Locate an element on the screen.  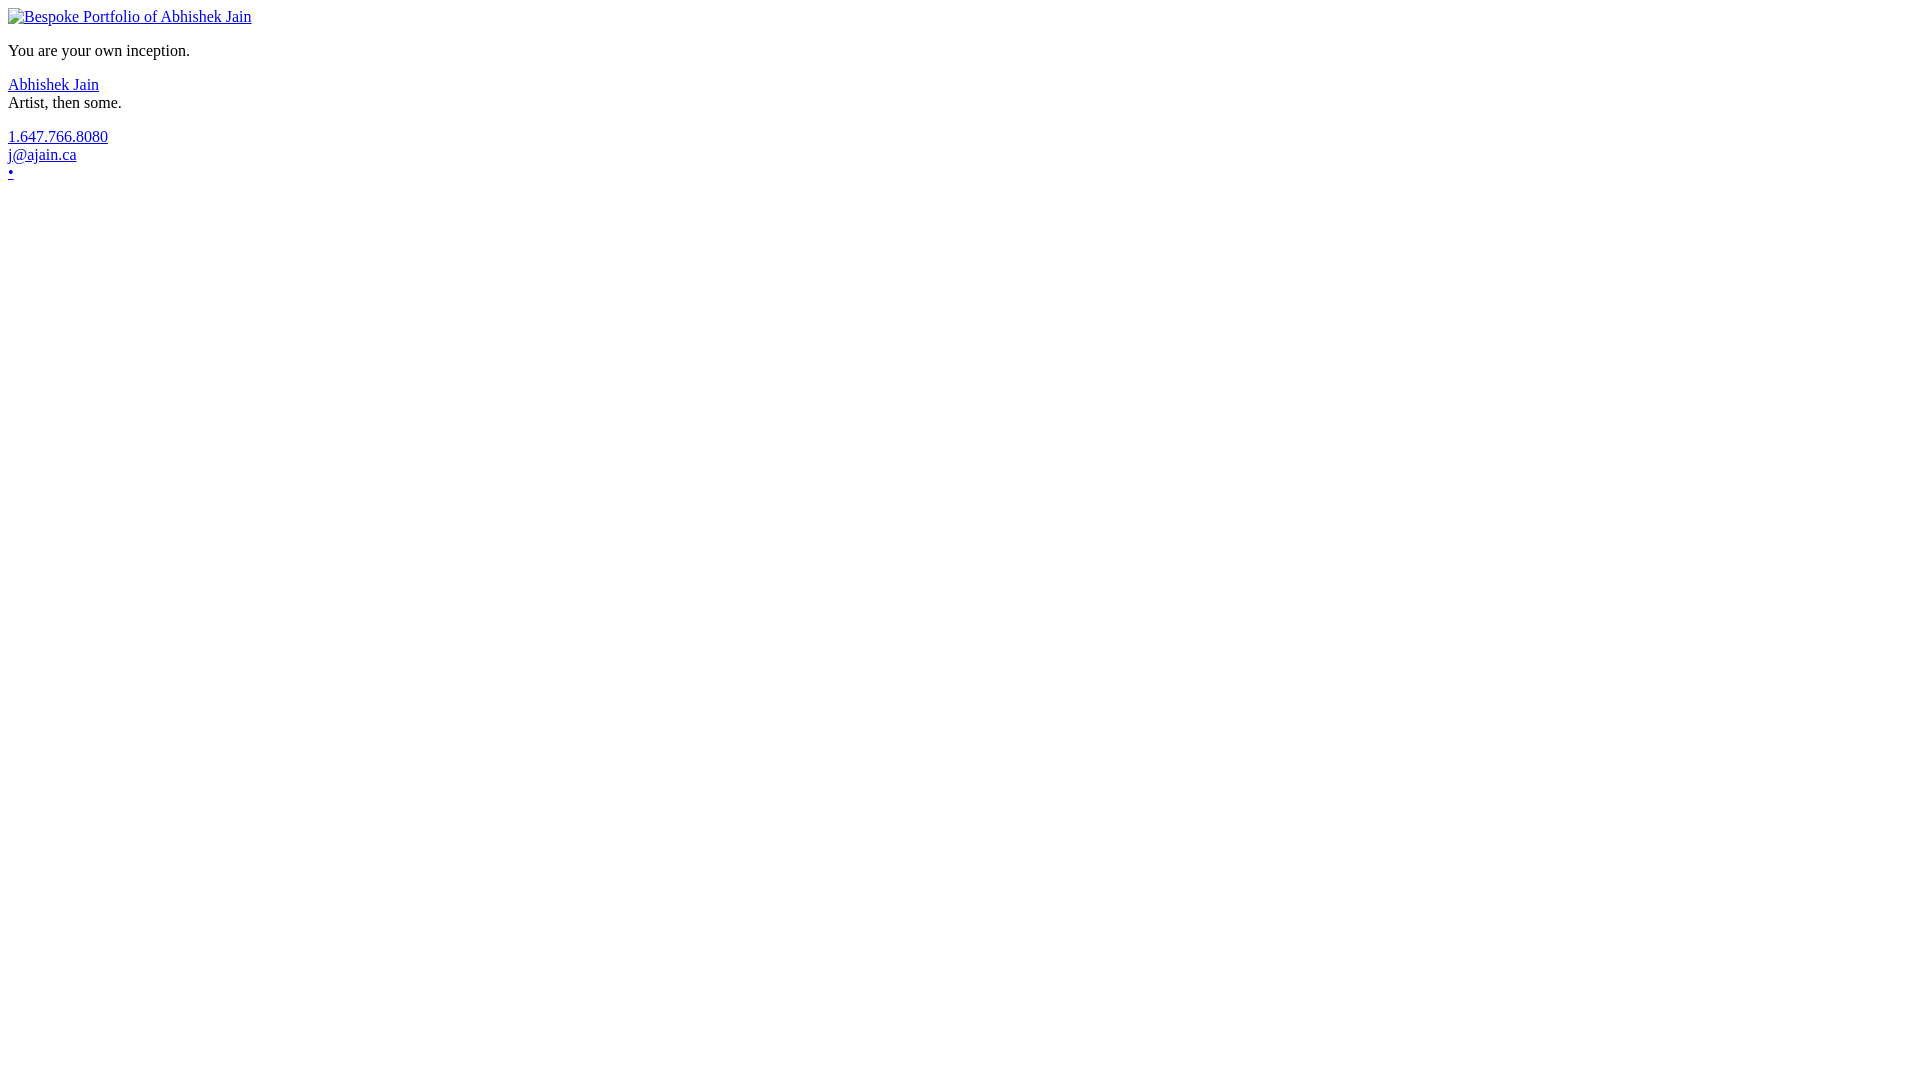
'The Portfolio' is located at coordinates (8, 16).